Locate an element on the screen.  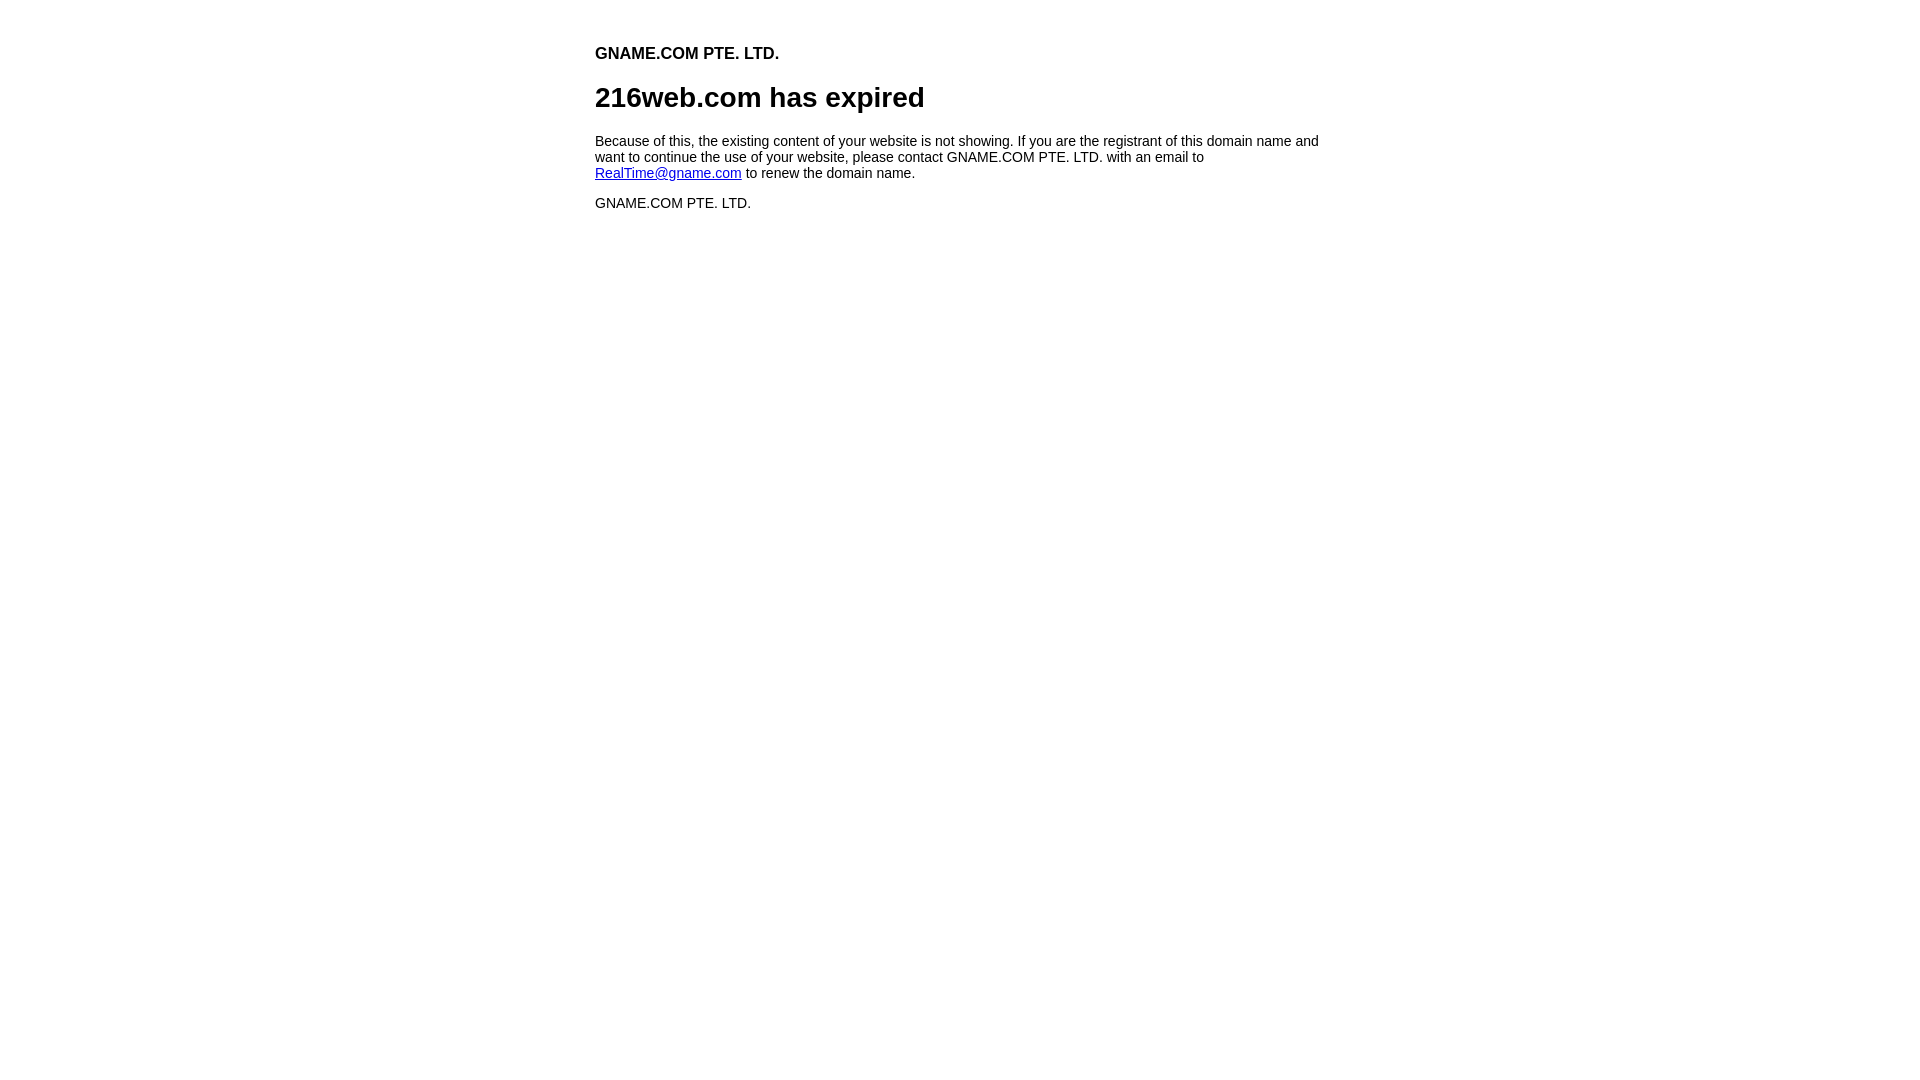
'RealTime@gname.com' is located at coordinates (668, 172).